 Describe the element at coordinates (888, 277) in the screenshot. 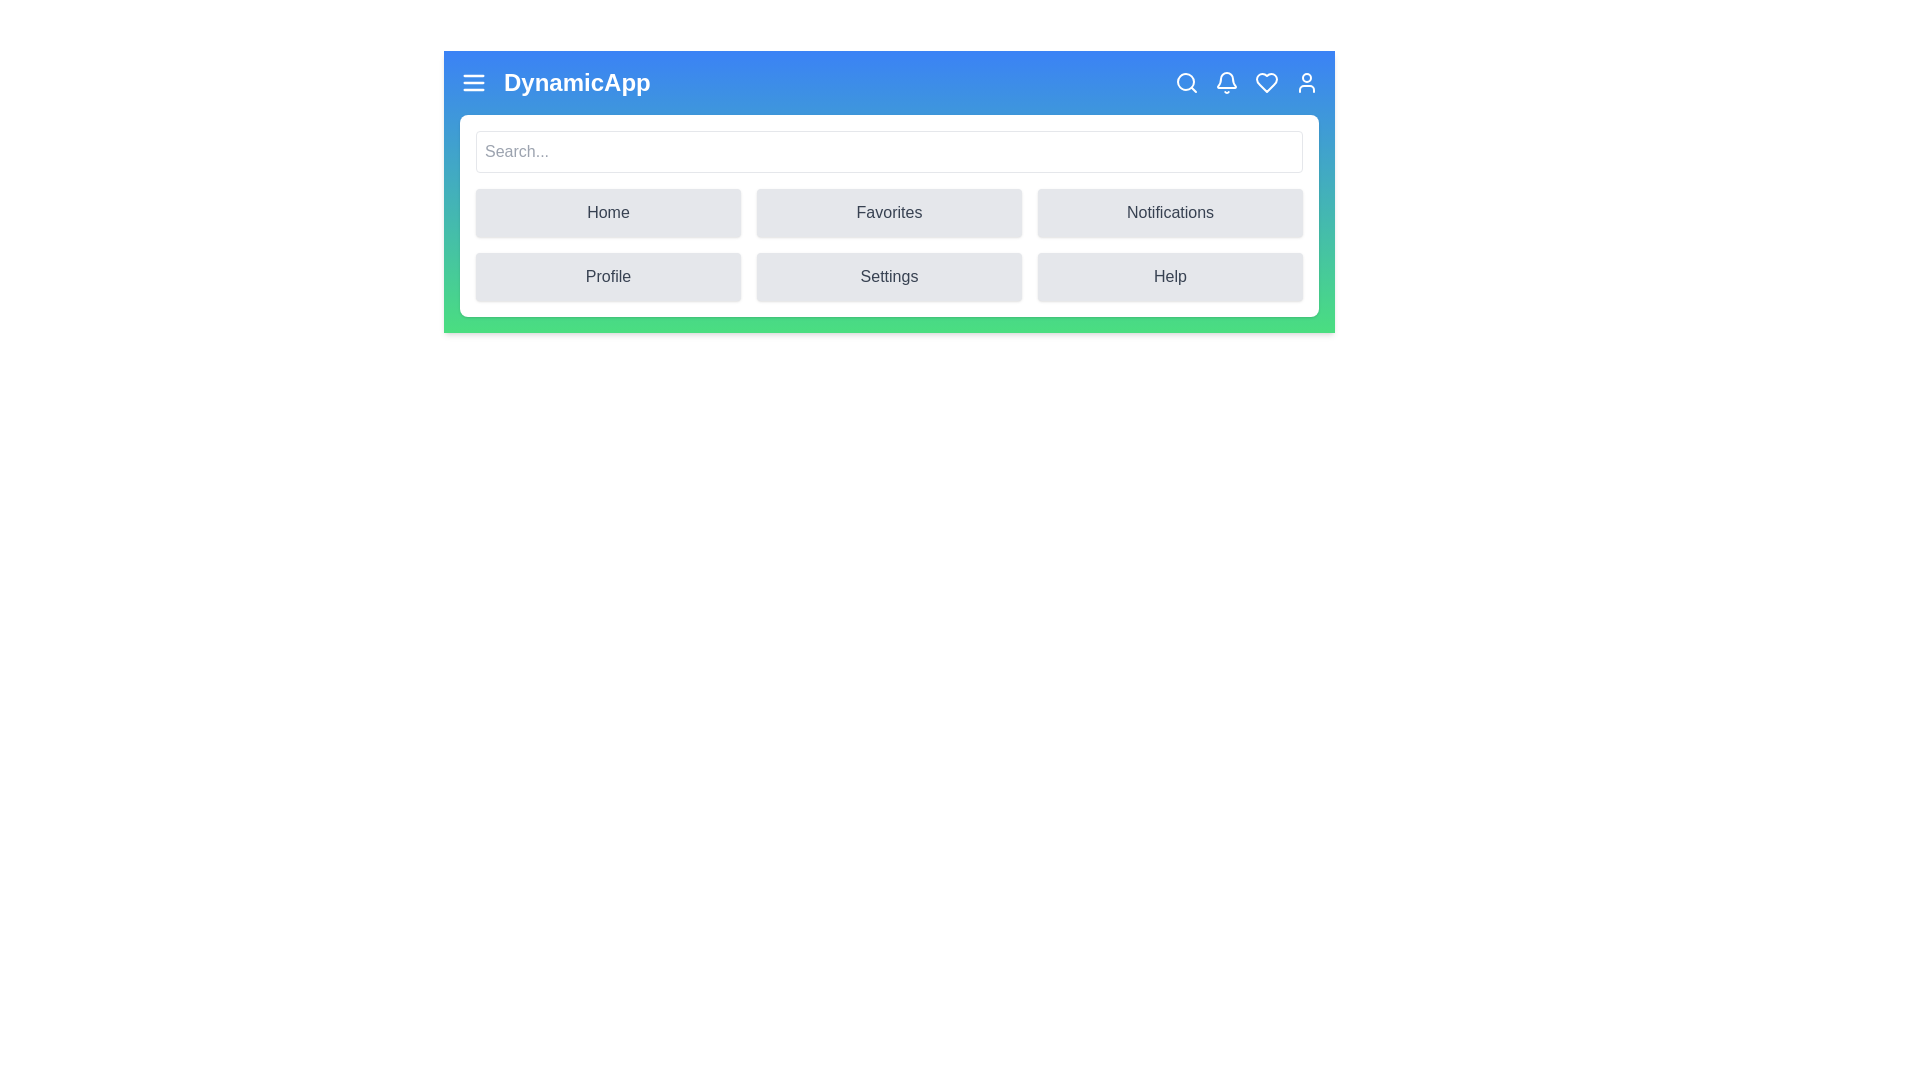

I see `the Settings button in the menu` at that location.